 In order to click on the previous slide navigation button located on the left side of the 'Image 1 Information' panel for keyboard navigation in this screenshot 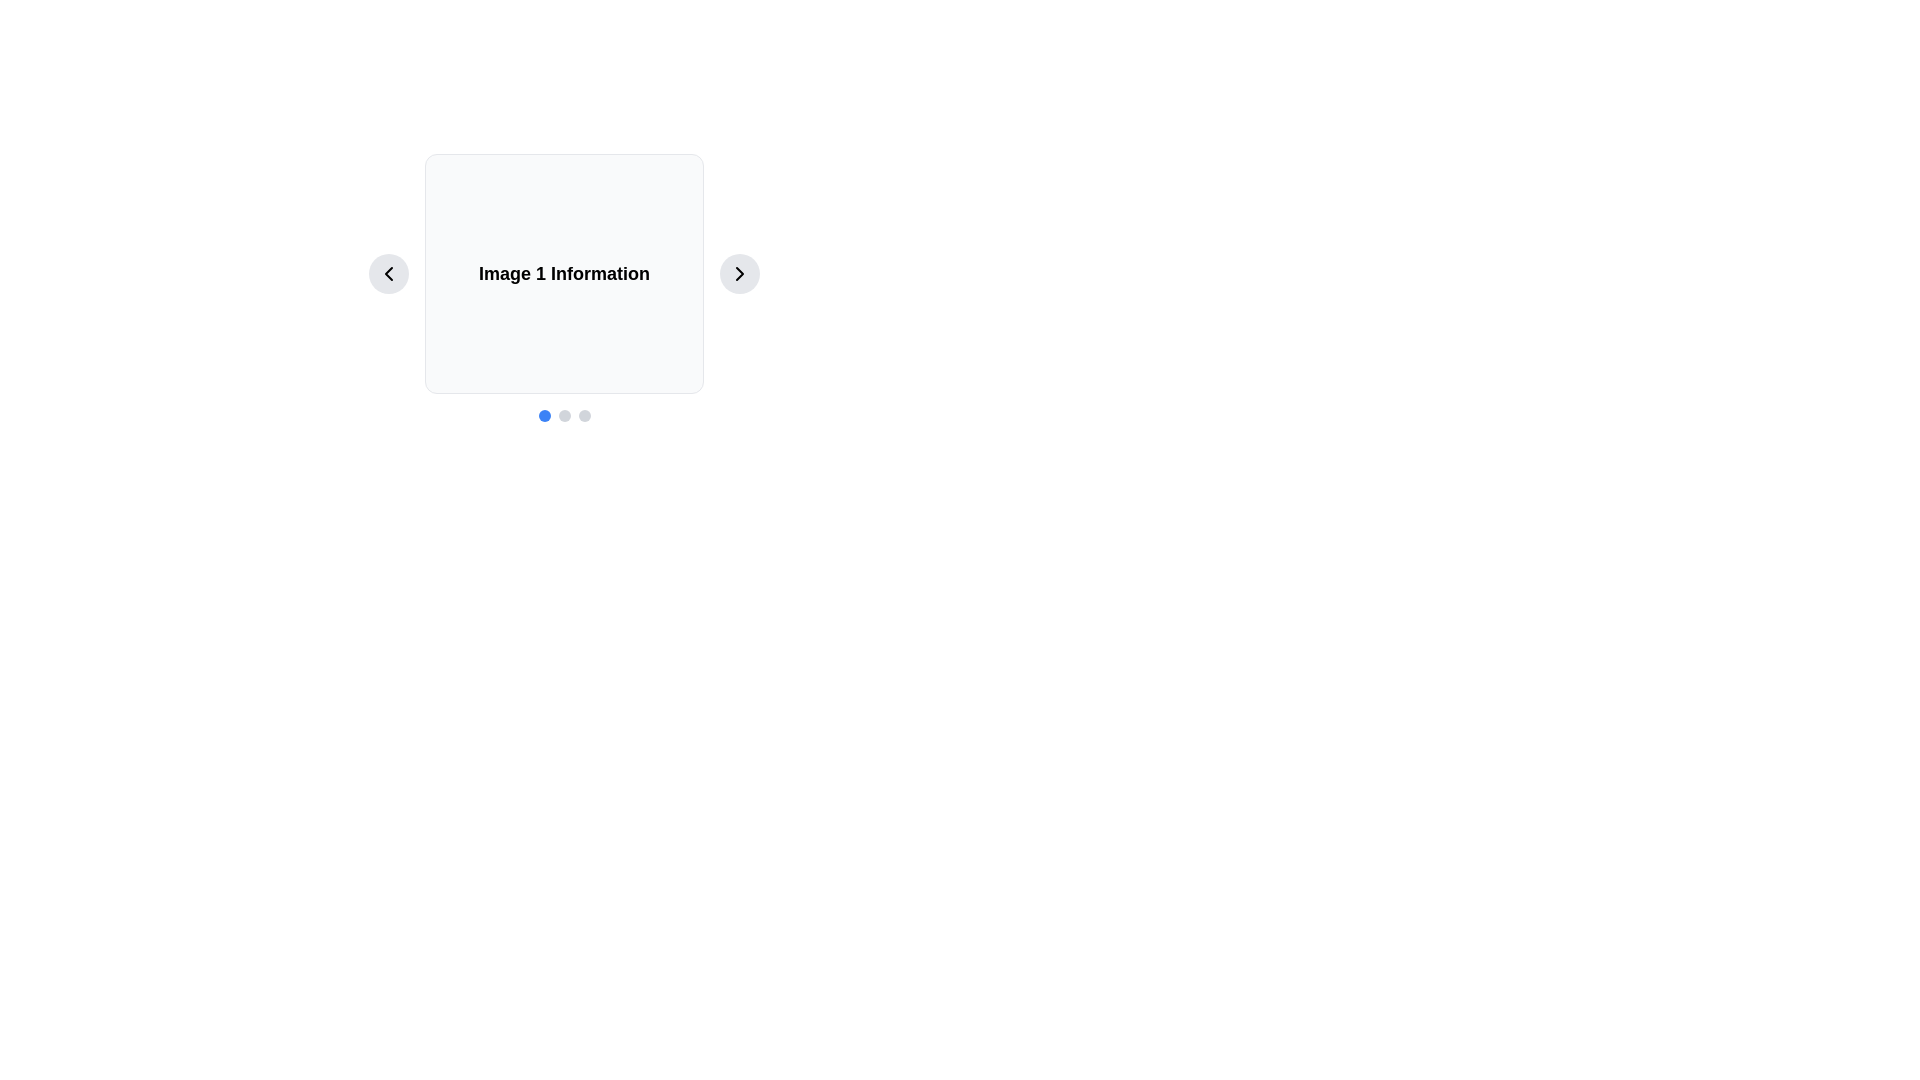, I will do `click(388, 273)`.